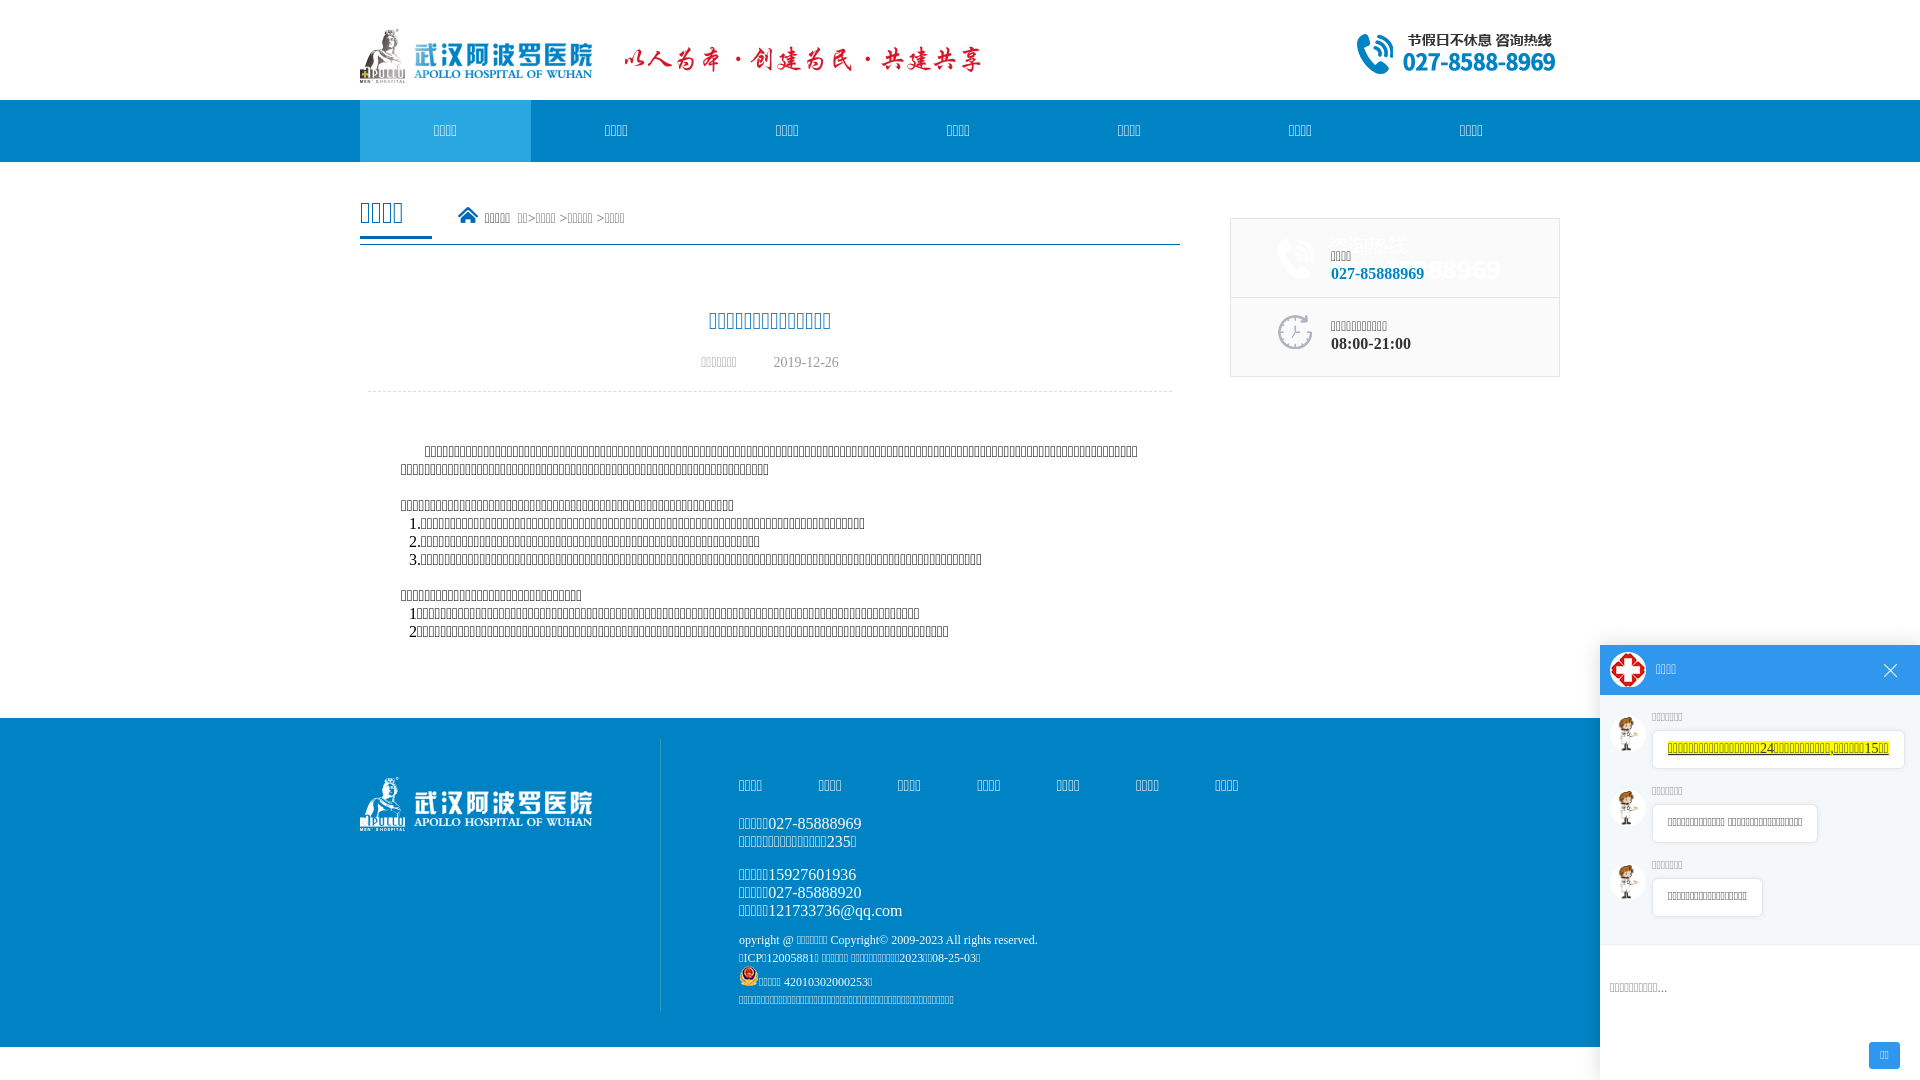  What do you see at coordinates (835, 910) in the screenshot?
I see `'121733736@qq.com'` at bounding box center [835, 910].